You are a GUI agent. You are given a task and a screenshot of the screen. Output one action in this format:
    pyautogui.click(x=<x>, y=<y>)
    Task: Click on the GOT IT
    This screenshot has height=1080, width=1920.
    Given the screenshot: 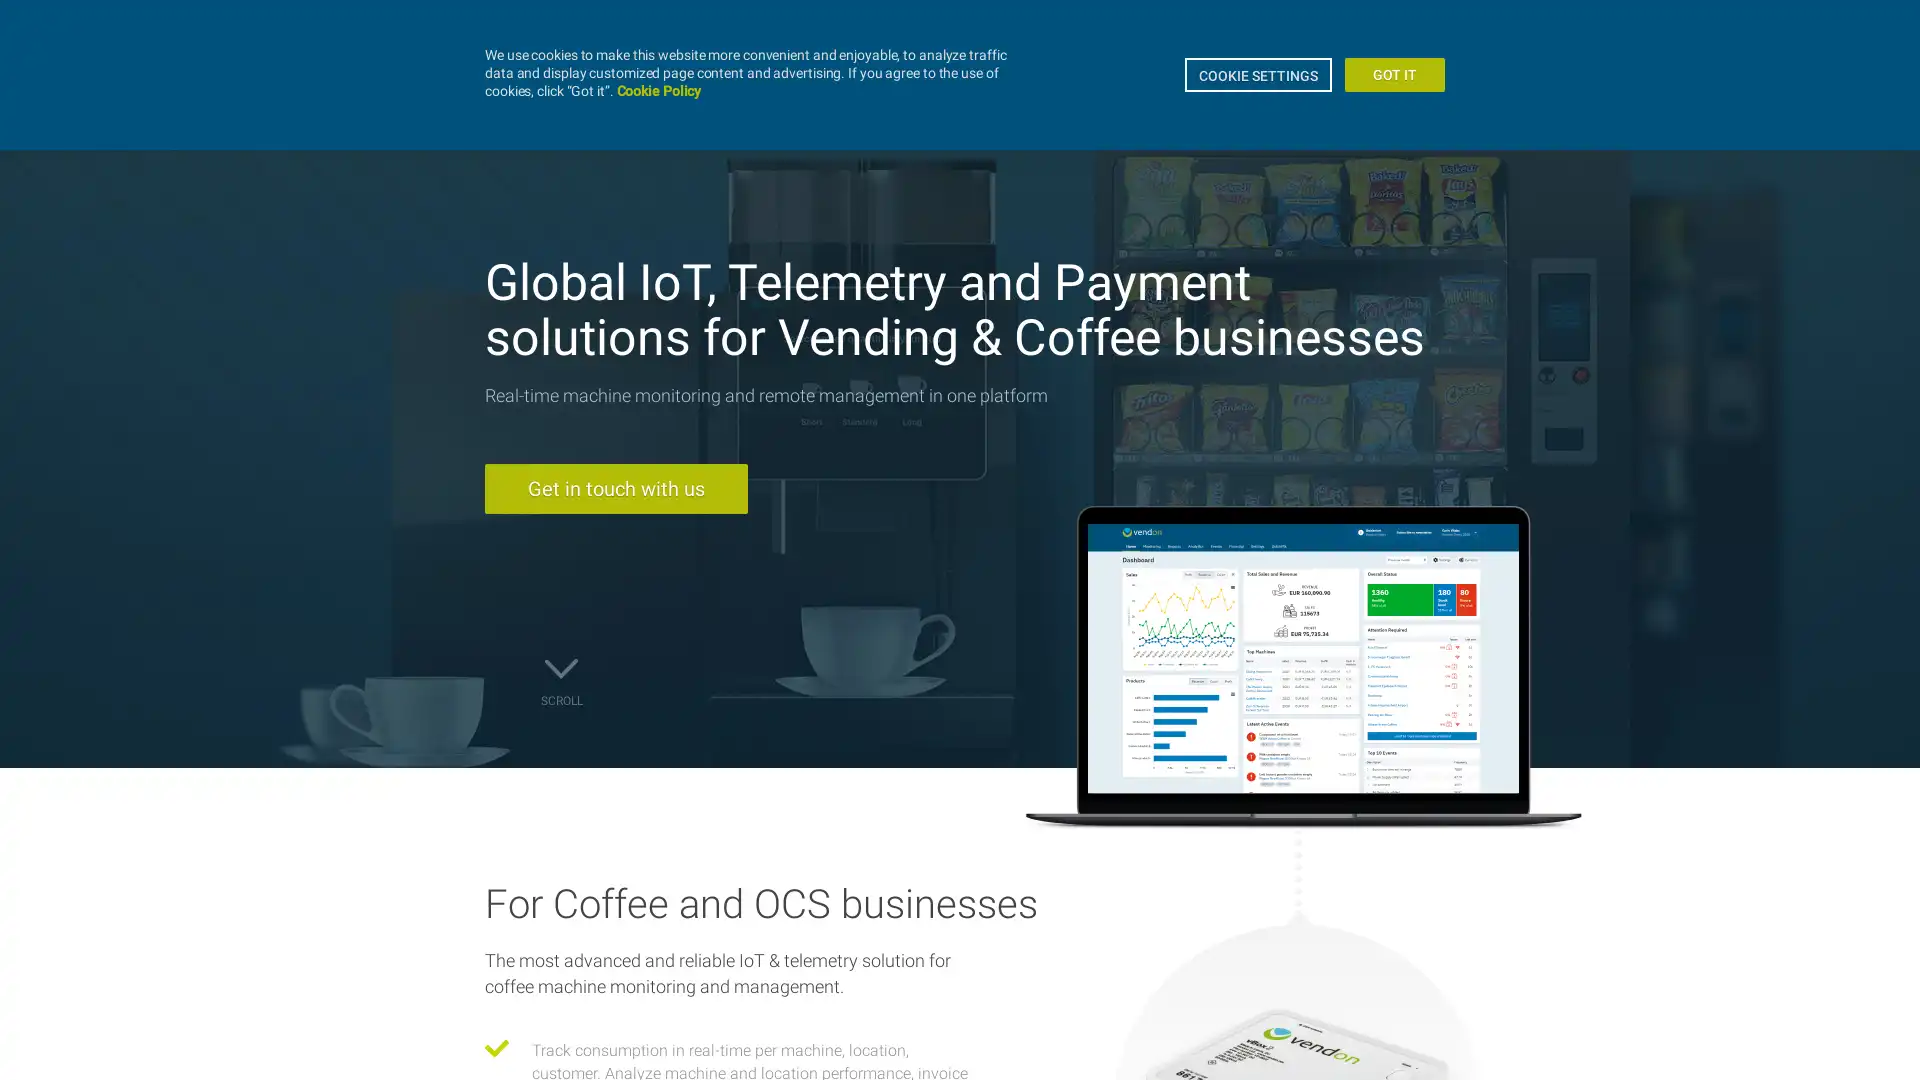 What is the action you would take?
    pyautogui.click(x=1392, y=73)
    